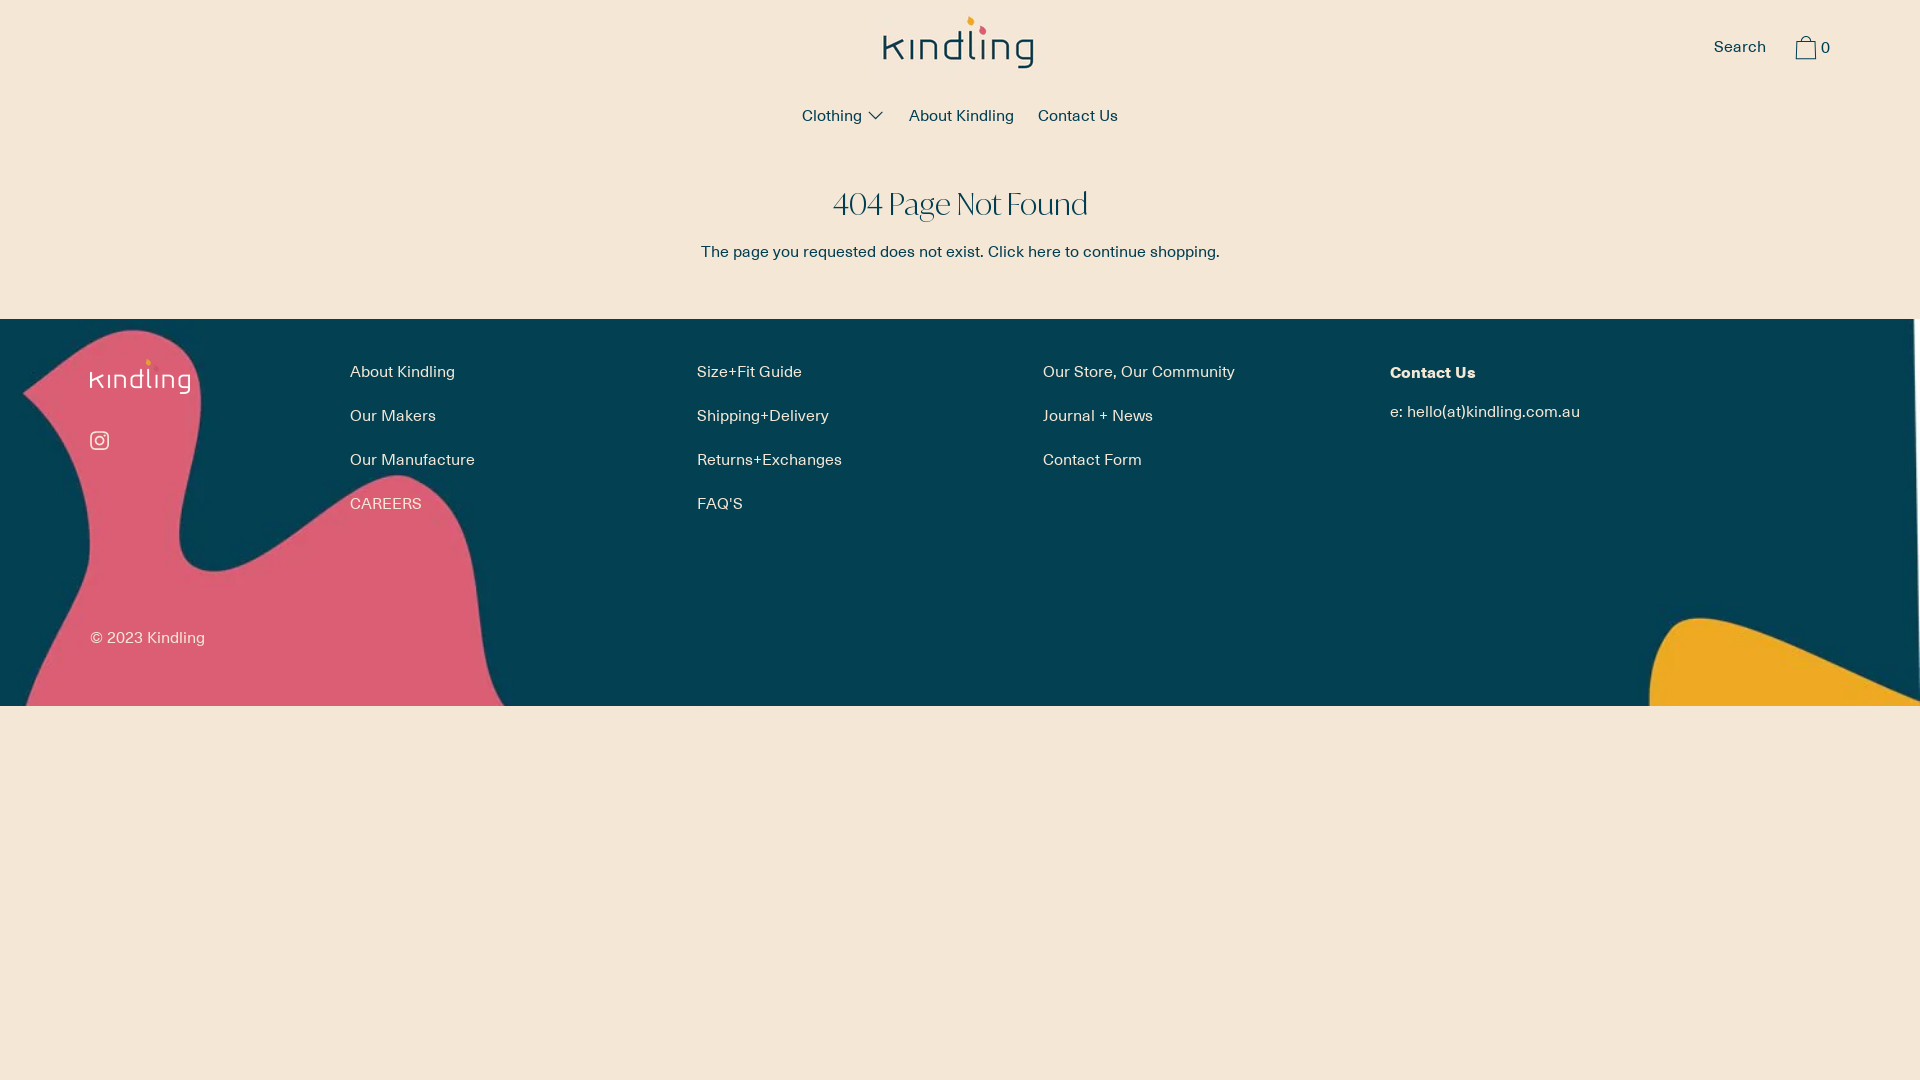 This screenshot has width=1920, height=1080. I want to click on 'Size+Fit Guide', so click(748, 370).